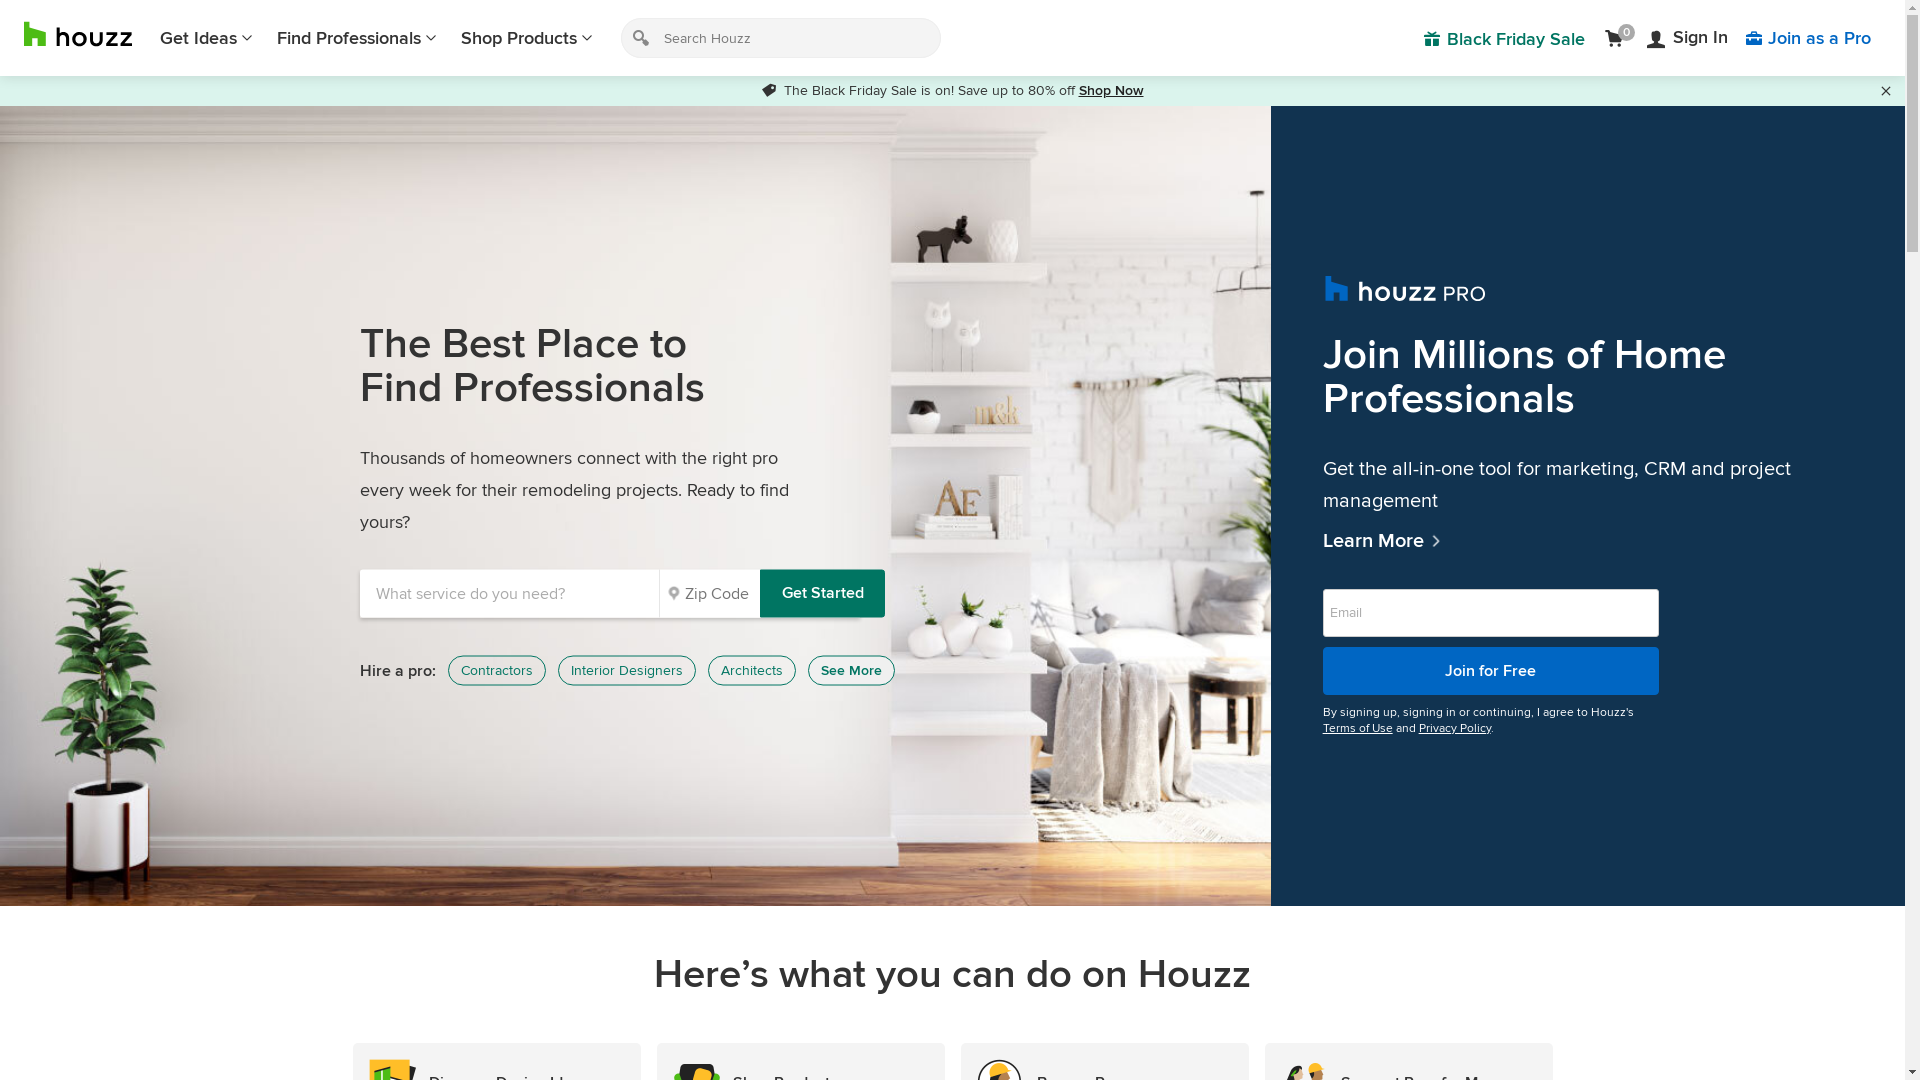  I want to click on 'Shop Products', so click(448, 38).